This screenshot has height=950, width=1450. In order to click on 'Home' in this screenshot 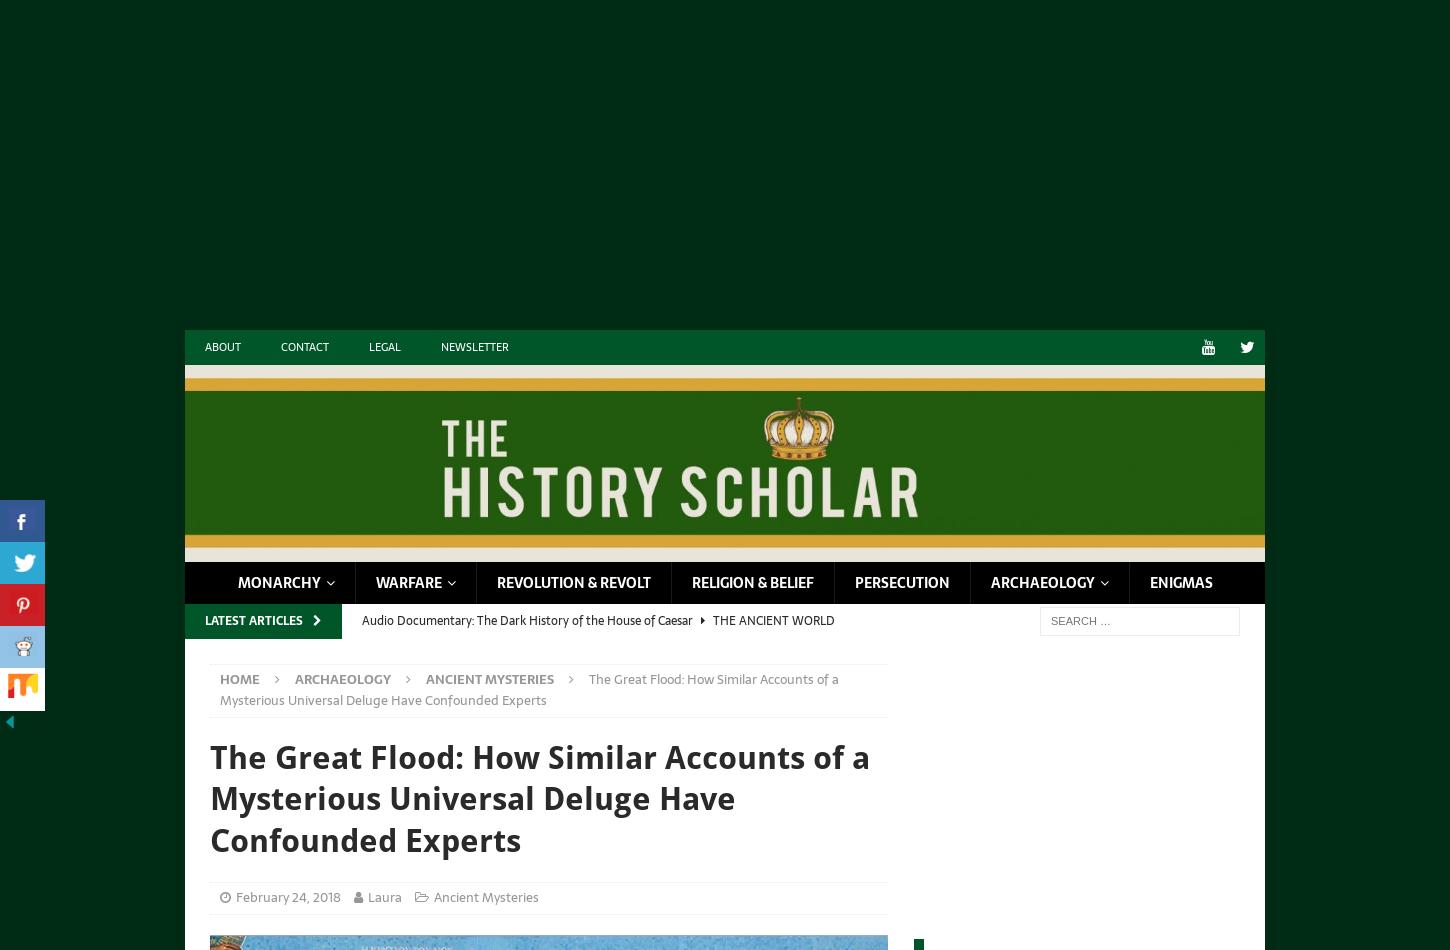, I will do `click(218, 678)`.